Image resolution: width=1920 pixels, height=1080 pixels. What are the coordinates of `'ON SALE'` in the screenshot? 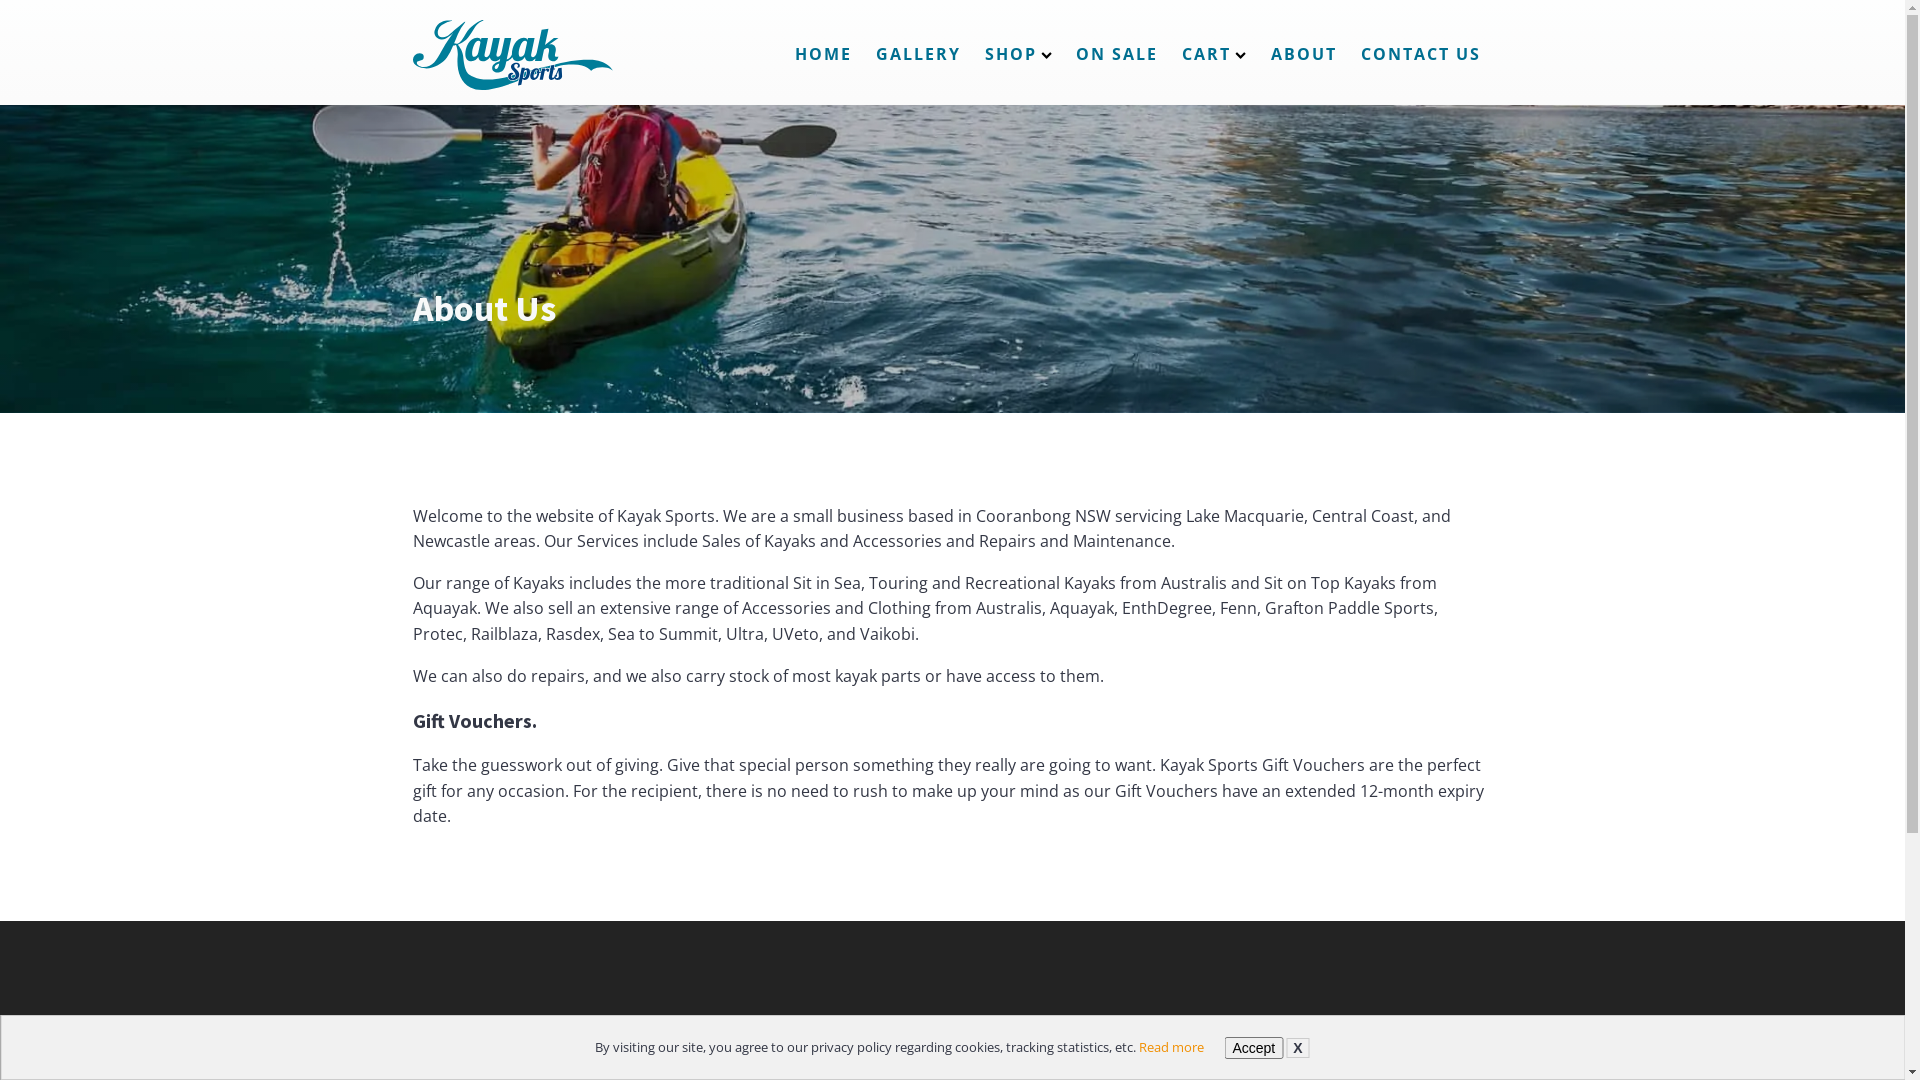 It's located at (1116, 53).